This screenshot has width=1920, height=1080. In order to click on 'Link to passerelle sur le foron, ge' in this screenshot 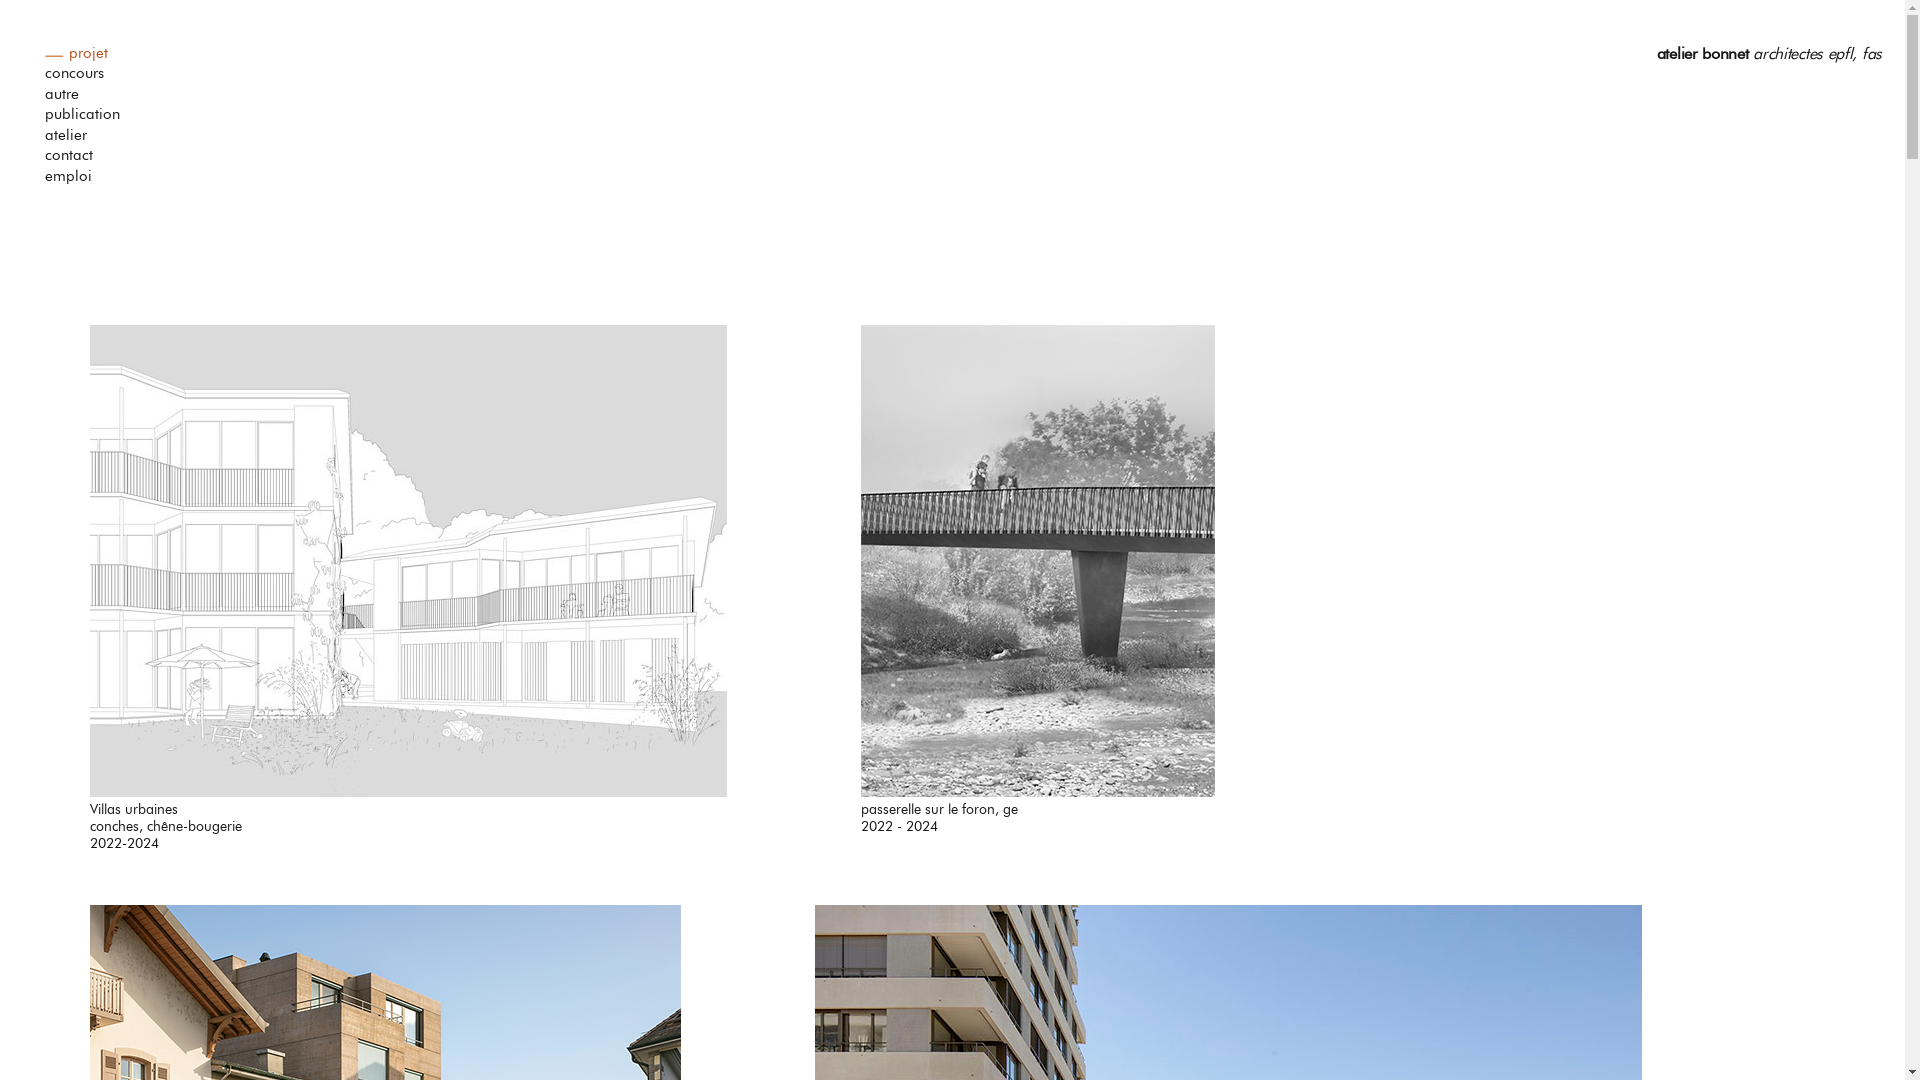, I will do `click(860, 560)`.